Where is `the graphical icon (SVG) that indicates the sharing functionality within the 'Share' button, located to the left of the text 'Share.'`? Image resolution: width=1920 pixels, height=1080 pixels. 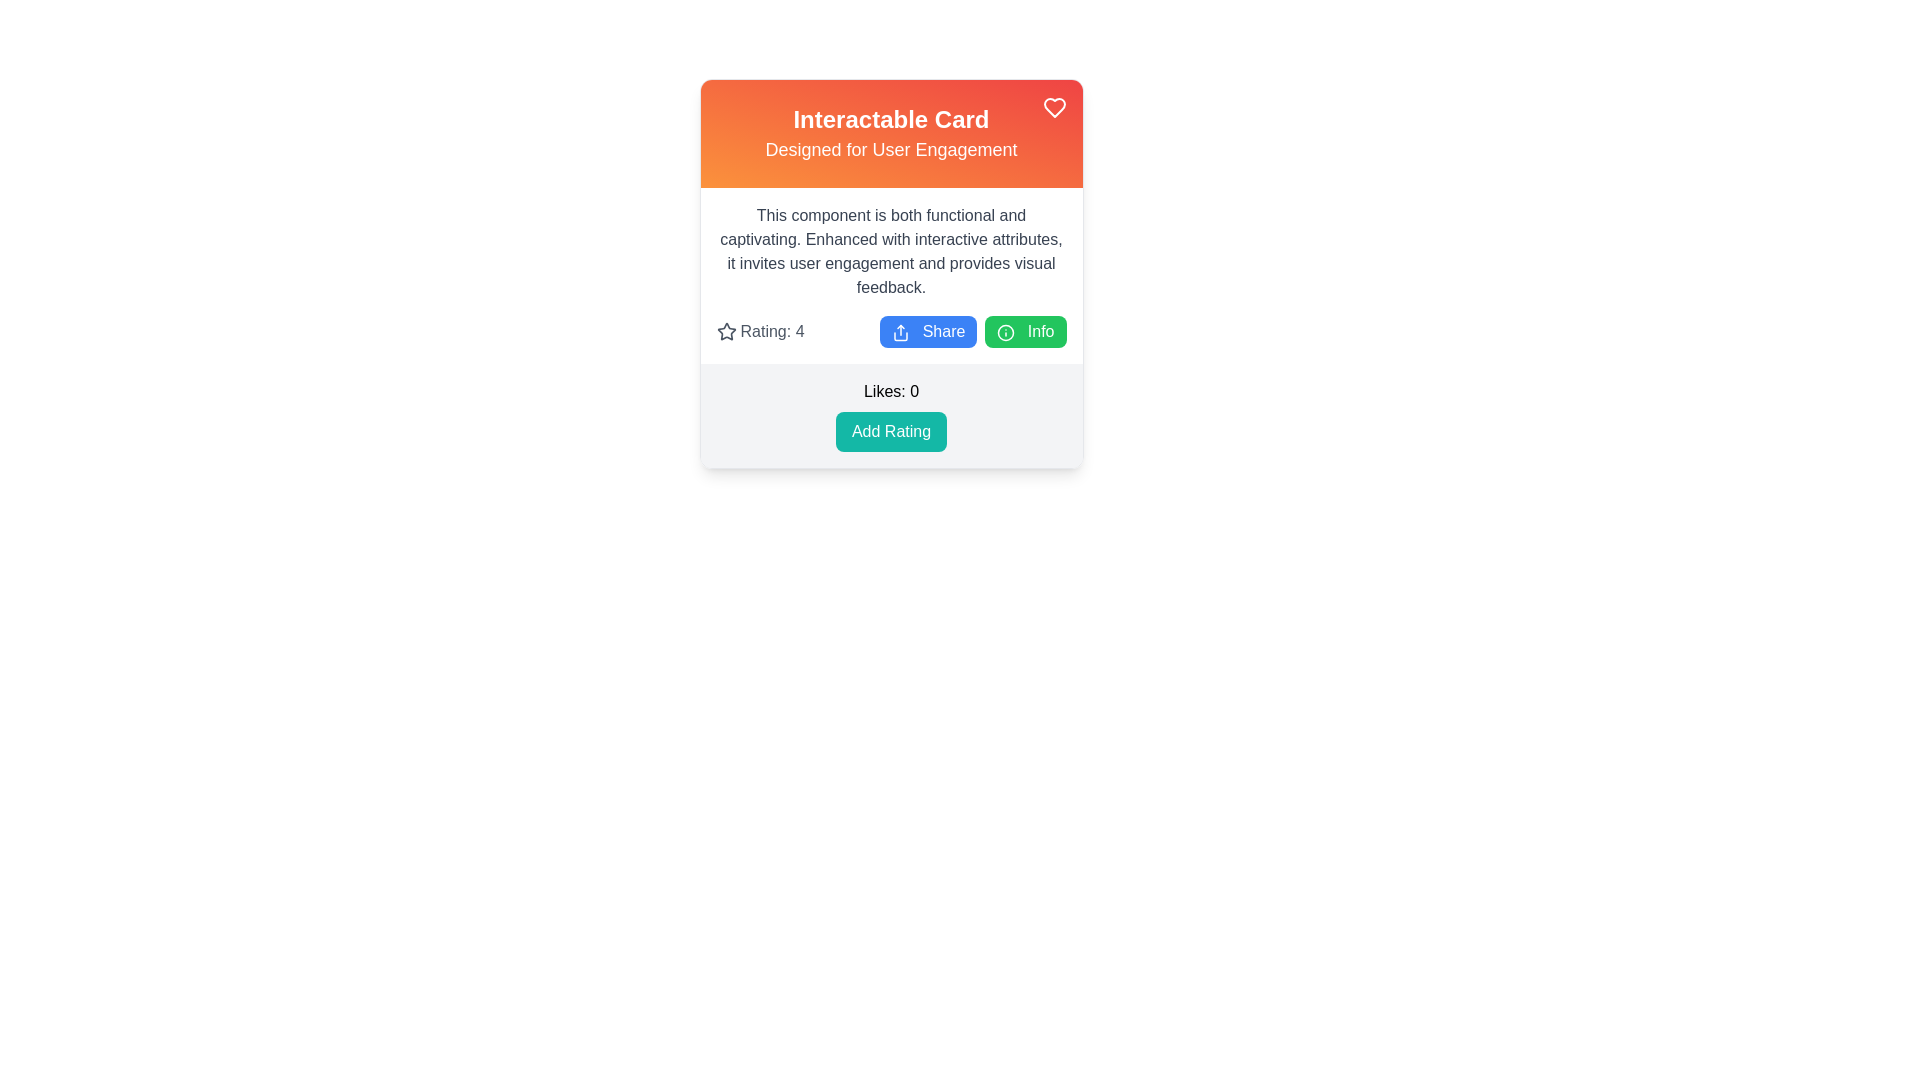 the graphical icon (SVG) that indicates the sharing functionality within the 'Share' button, located to the left of the text 'Share.' is located at coordinates (900, 331).